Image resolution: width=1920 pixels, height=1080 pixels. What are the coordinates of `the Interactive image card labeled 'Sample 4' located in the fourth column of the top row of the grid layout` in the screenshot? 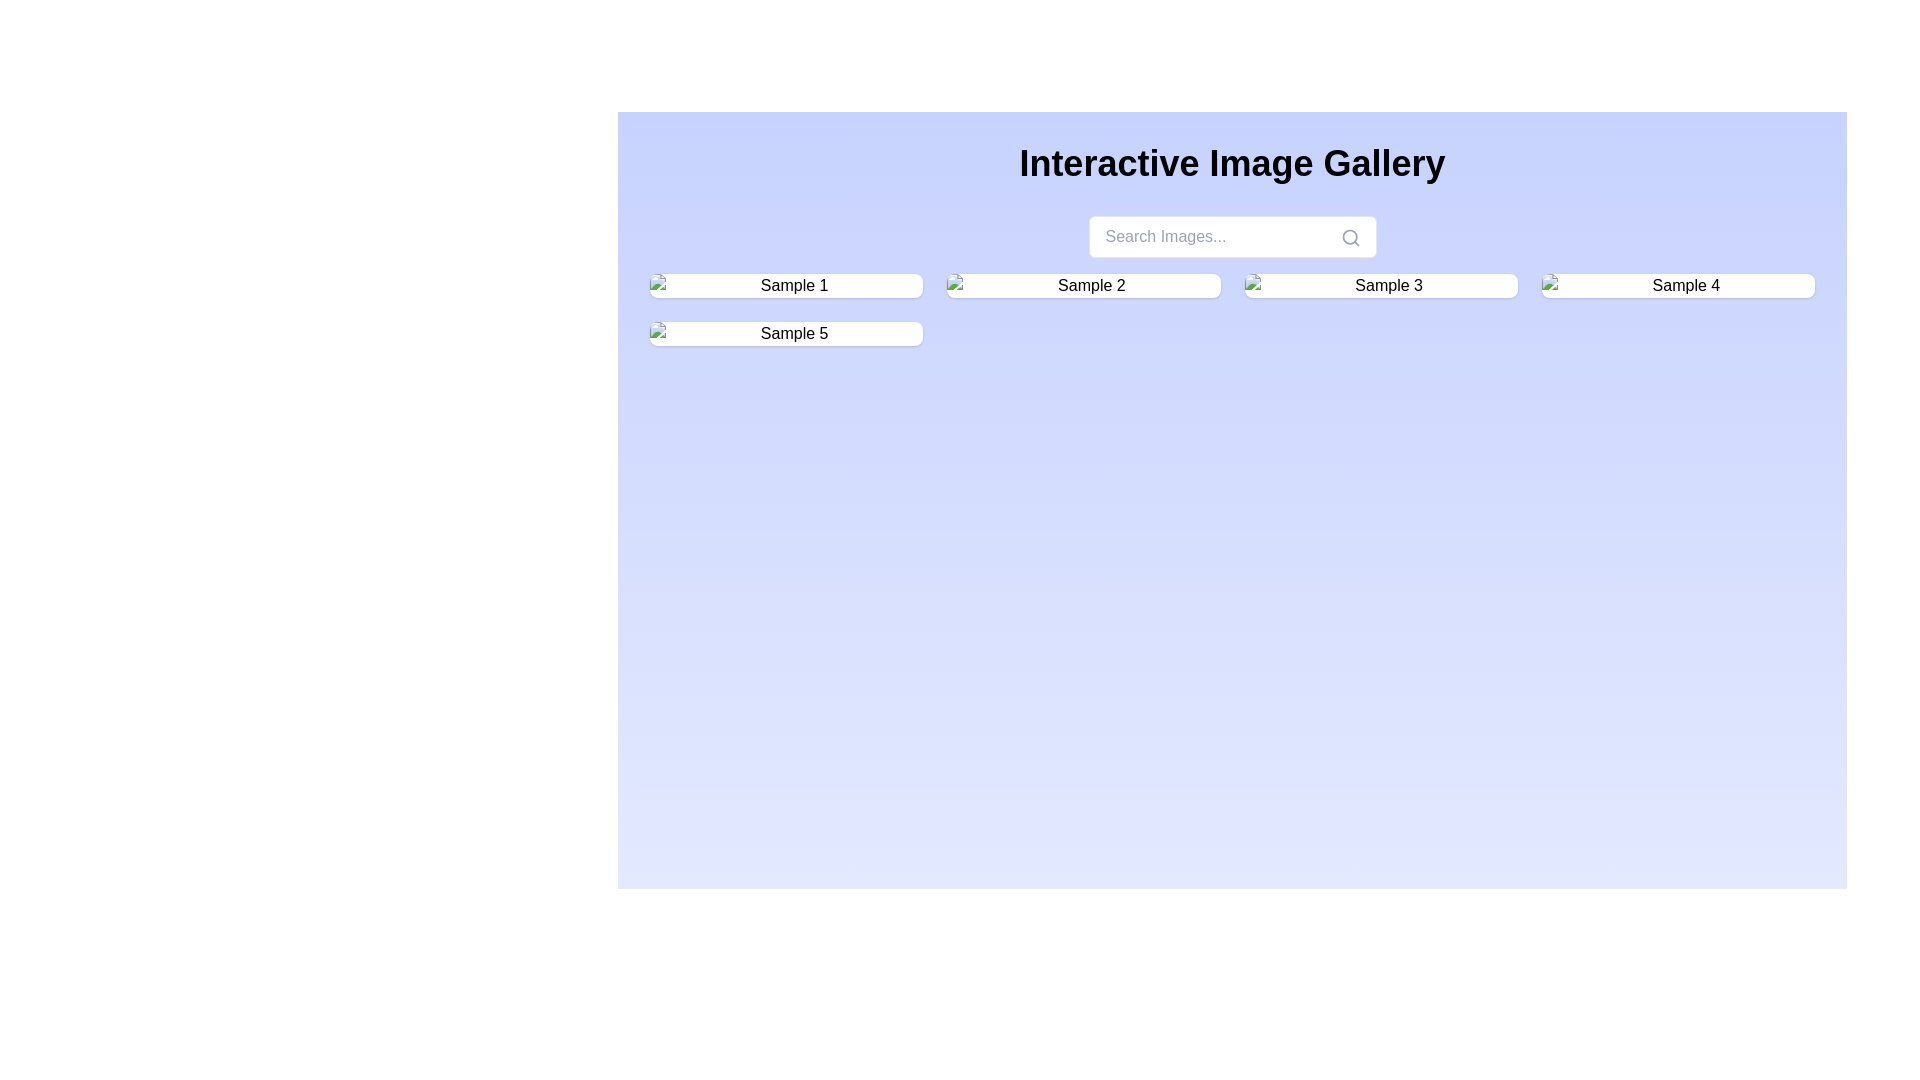 It's located at (1678, 285).